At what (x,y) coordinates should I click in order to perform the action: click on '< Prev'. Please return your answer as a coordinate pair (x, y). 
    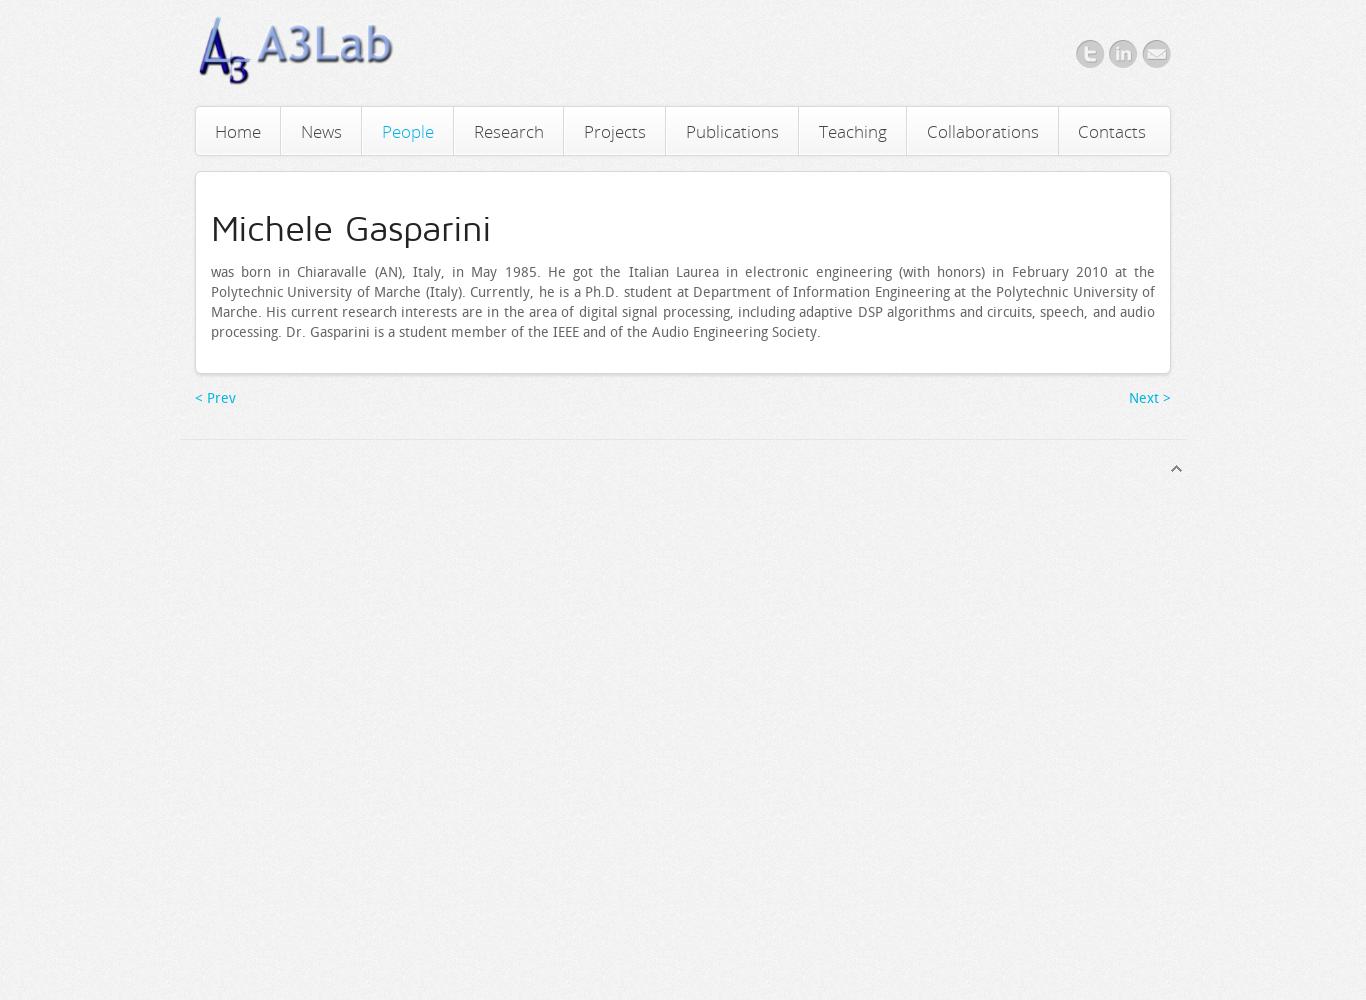
    Looking at the image, I should click on (213, 398).